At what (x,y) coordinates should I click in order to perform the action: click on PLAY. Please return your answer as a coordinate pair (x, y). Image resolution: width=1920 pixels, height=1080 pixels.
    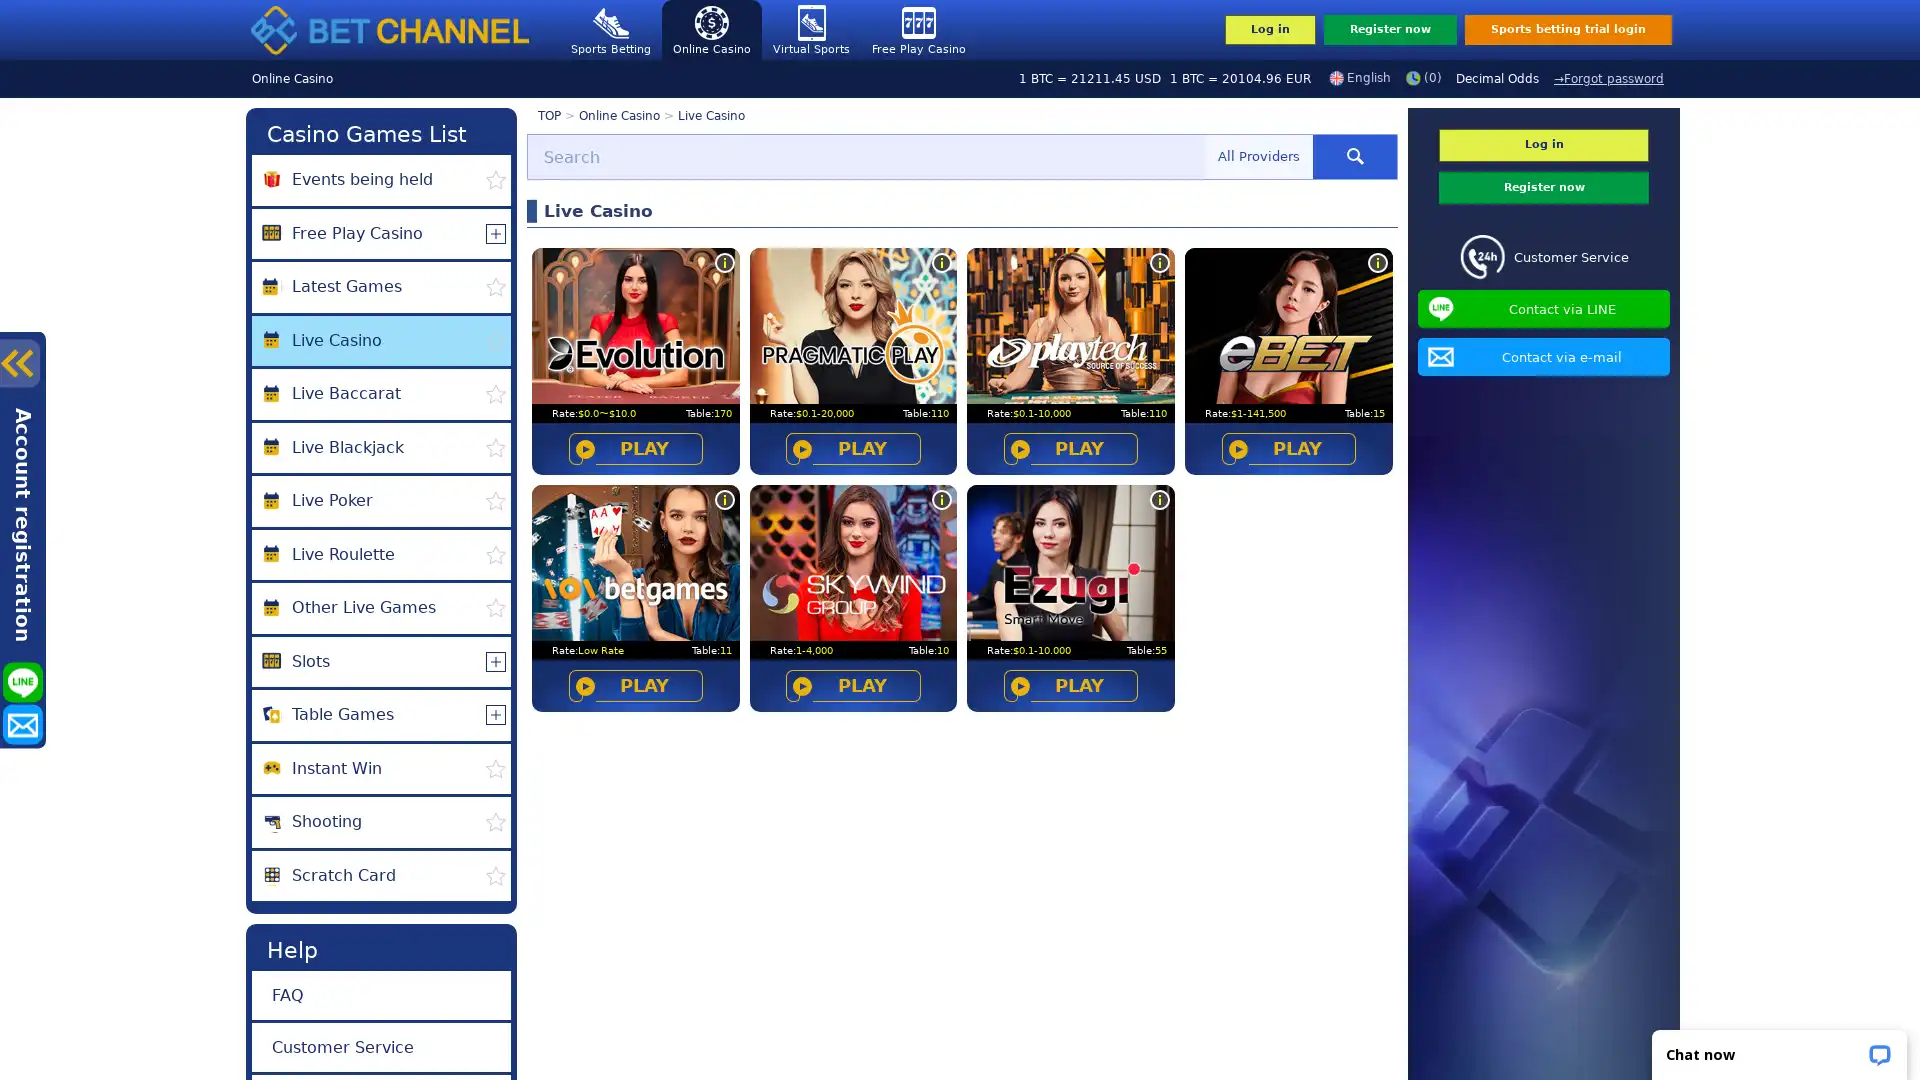
    Looking at the image, I should click on (1069, 685).